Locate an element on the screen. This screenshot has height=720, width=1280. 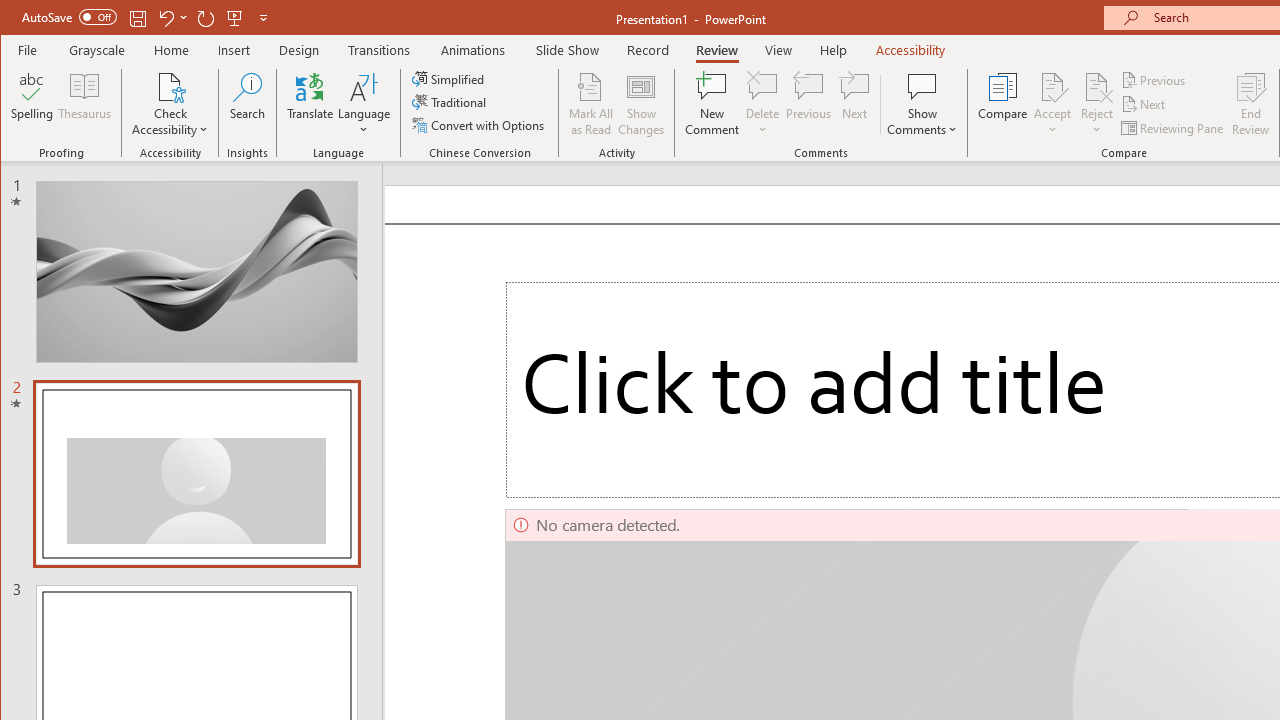
'Traditional' is located at coordinates (450, 102).